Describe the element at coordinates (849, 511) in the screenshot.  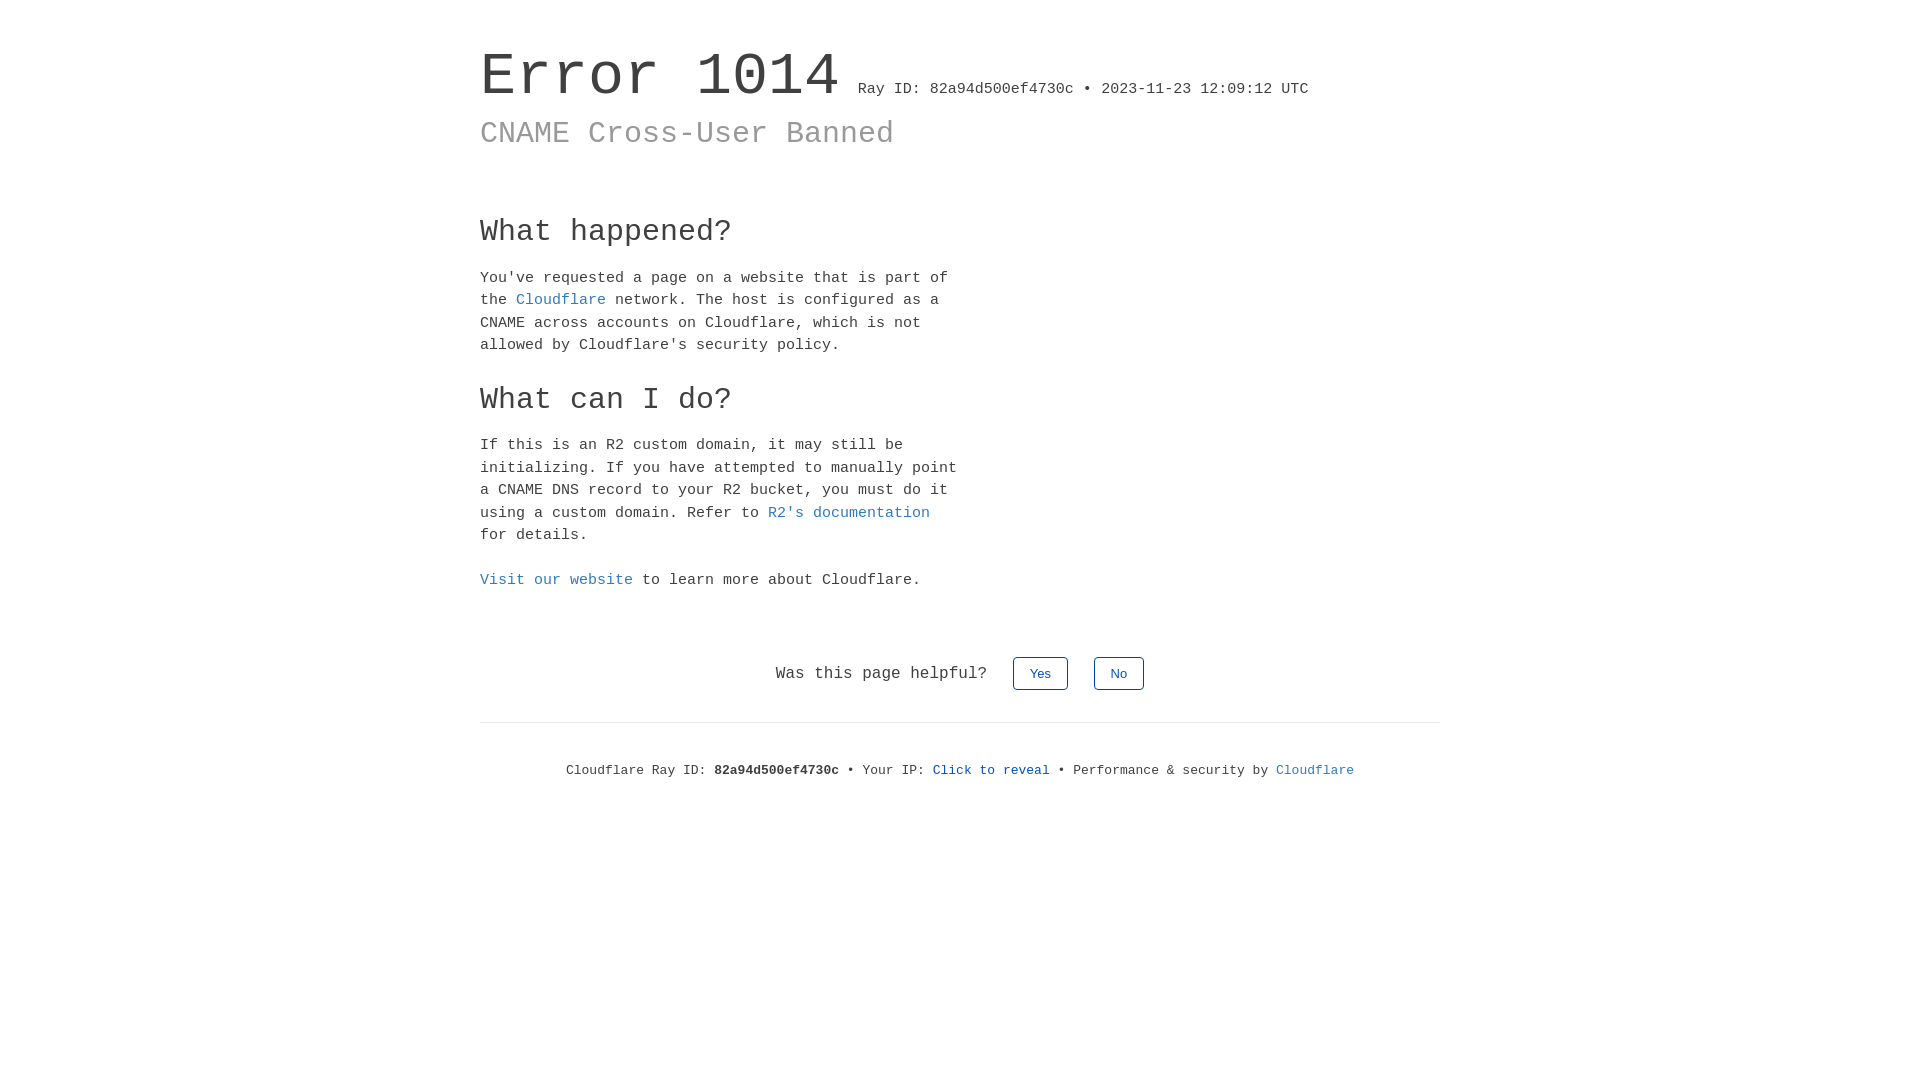
I see `'R2's documentation'` at that location.